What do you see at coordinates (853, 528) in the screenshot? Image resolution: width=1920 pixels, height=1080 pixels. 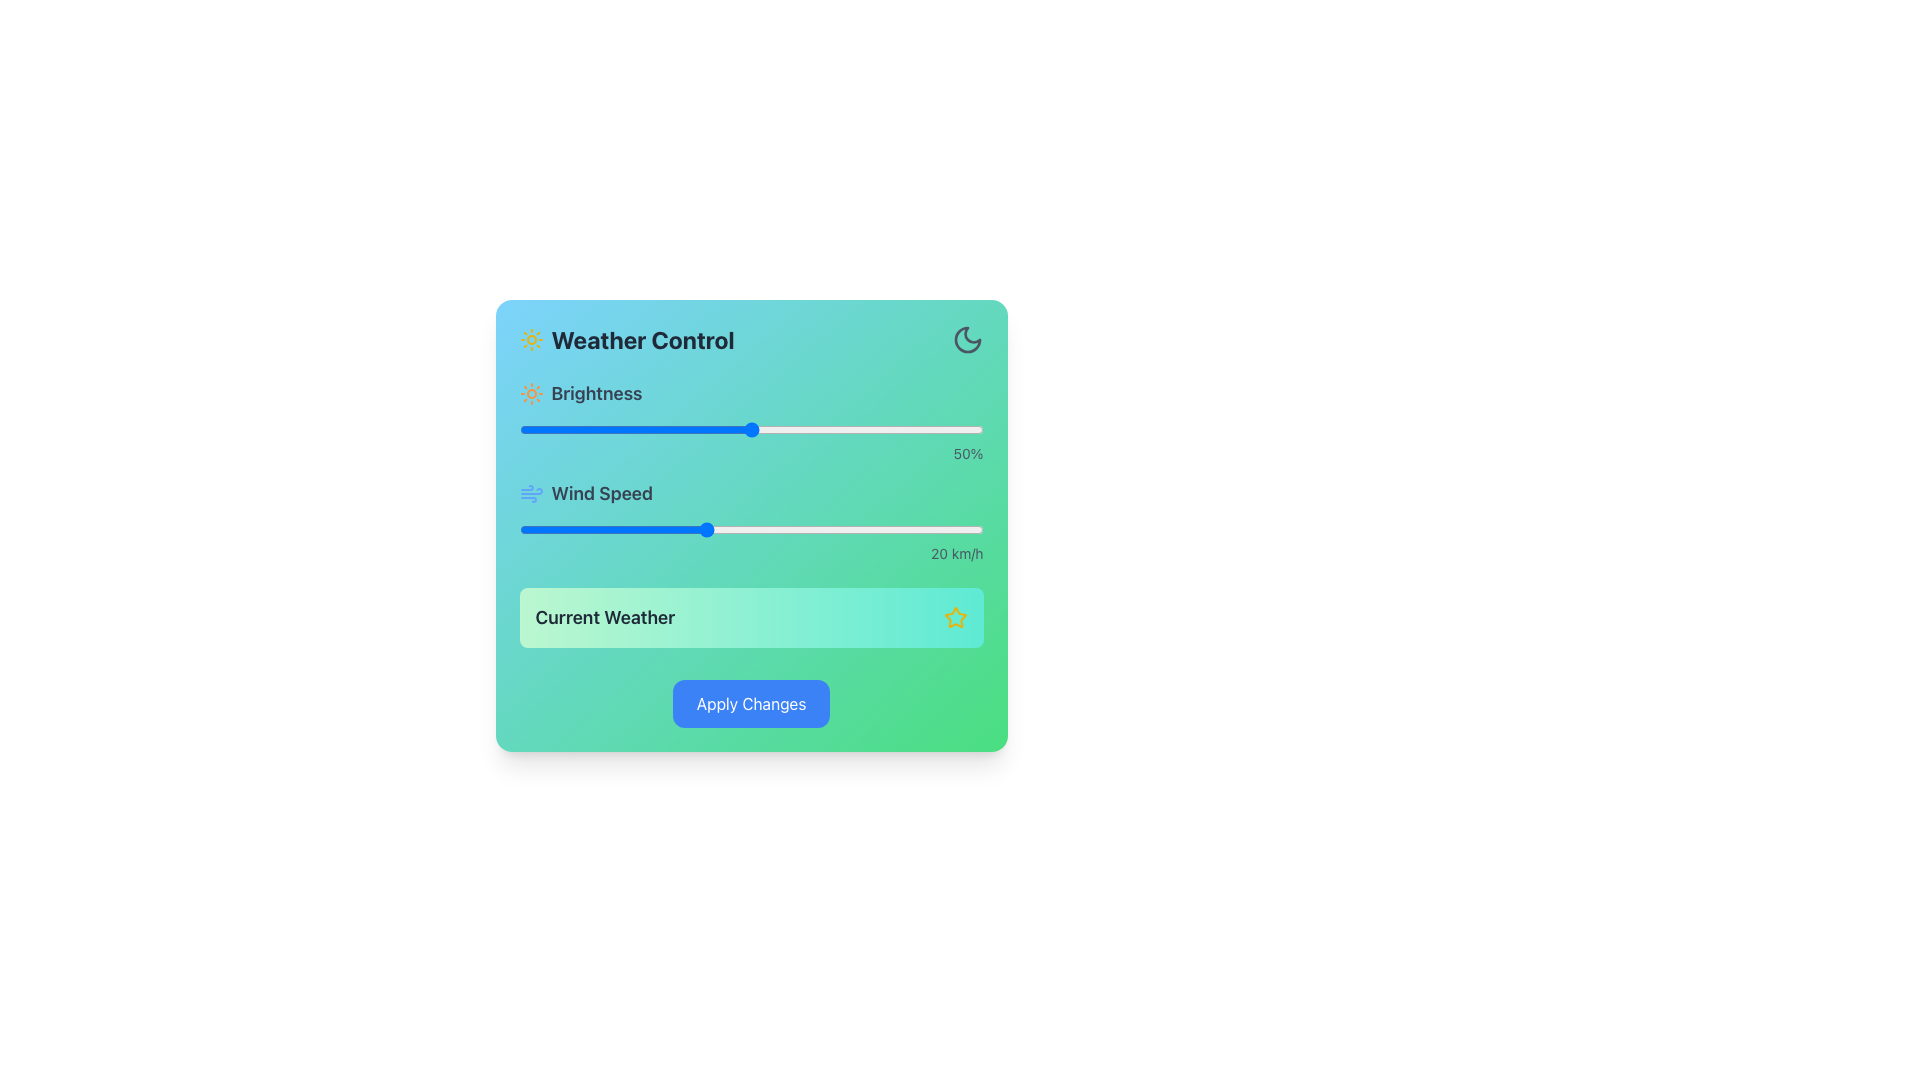 I see `the wind speed` at bounding box center [853, 528].